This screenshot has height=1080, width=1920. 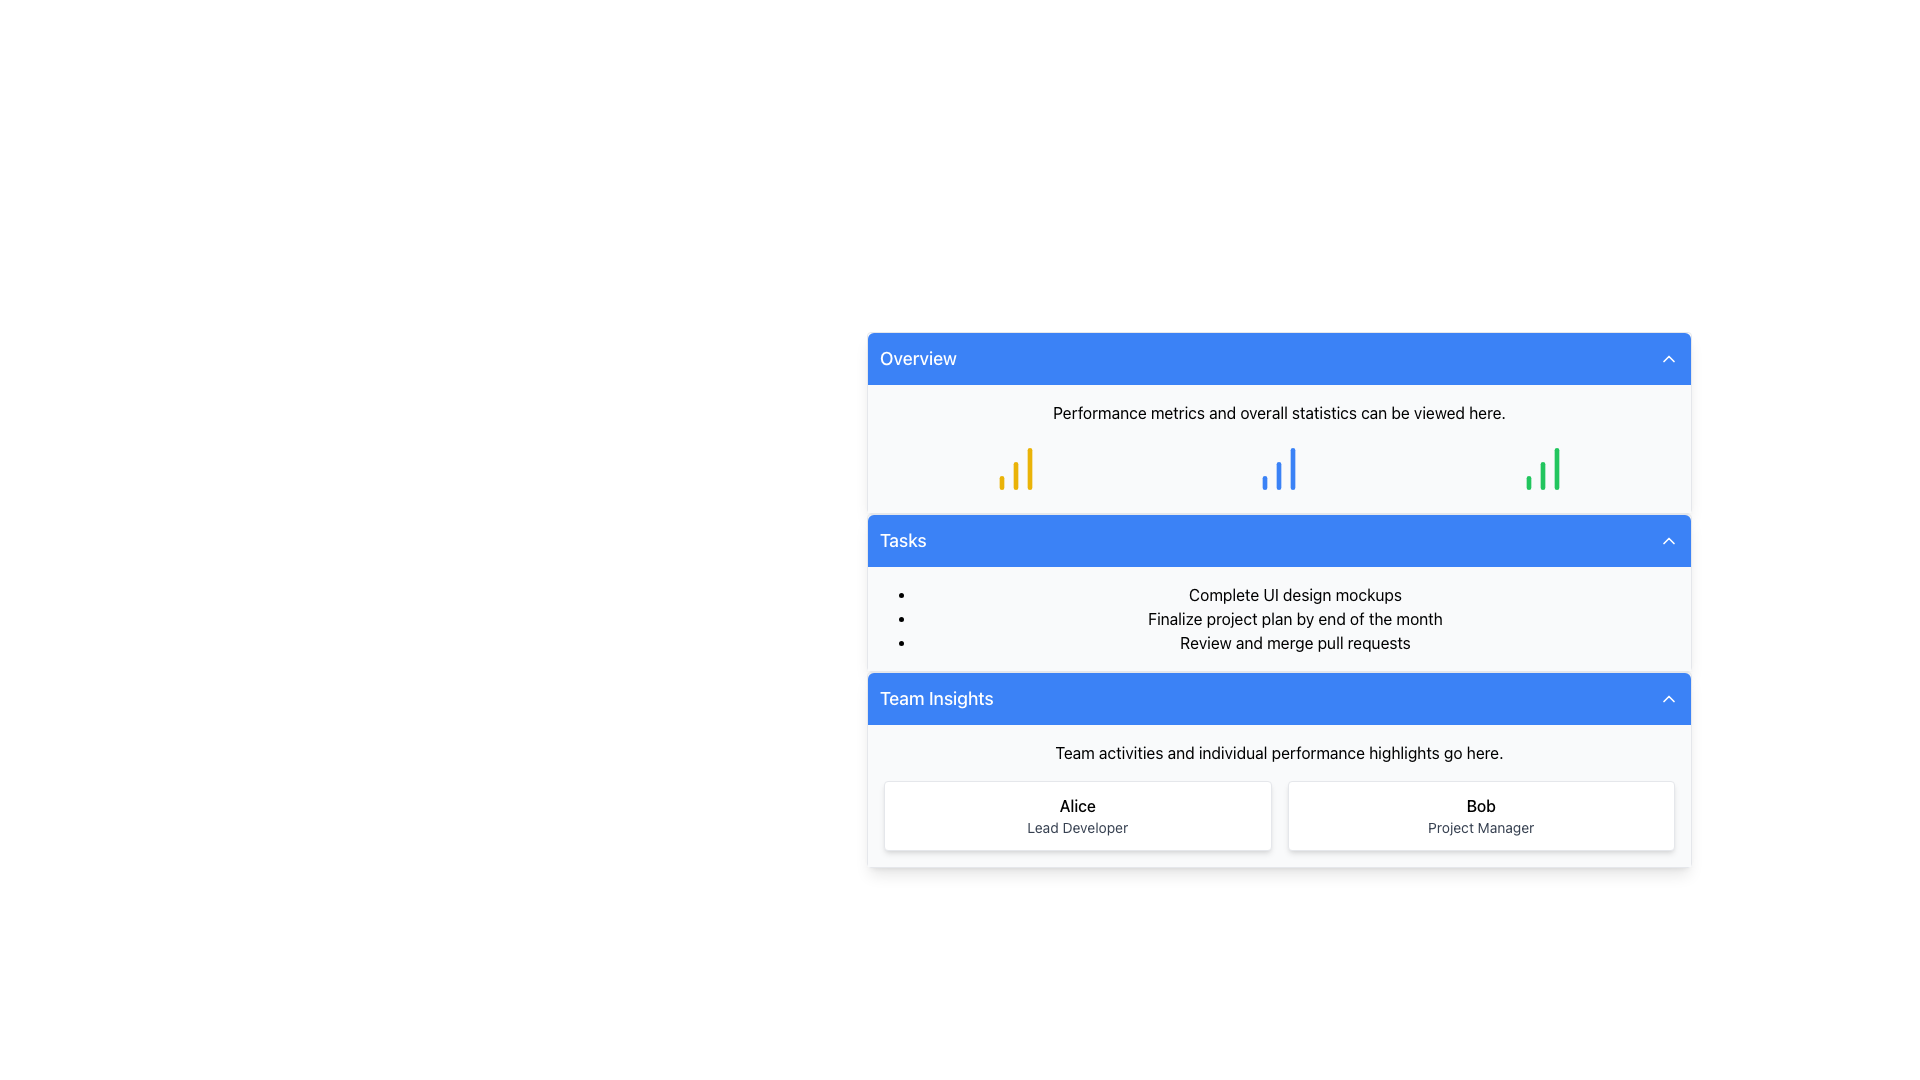 I want to click on the vertical bar chart icon with three green bars, positioned as the last icon in the Overview section, so click(x=1542, y=469).